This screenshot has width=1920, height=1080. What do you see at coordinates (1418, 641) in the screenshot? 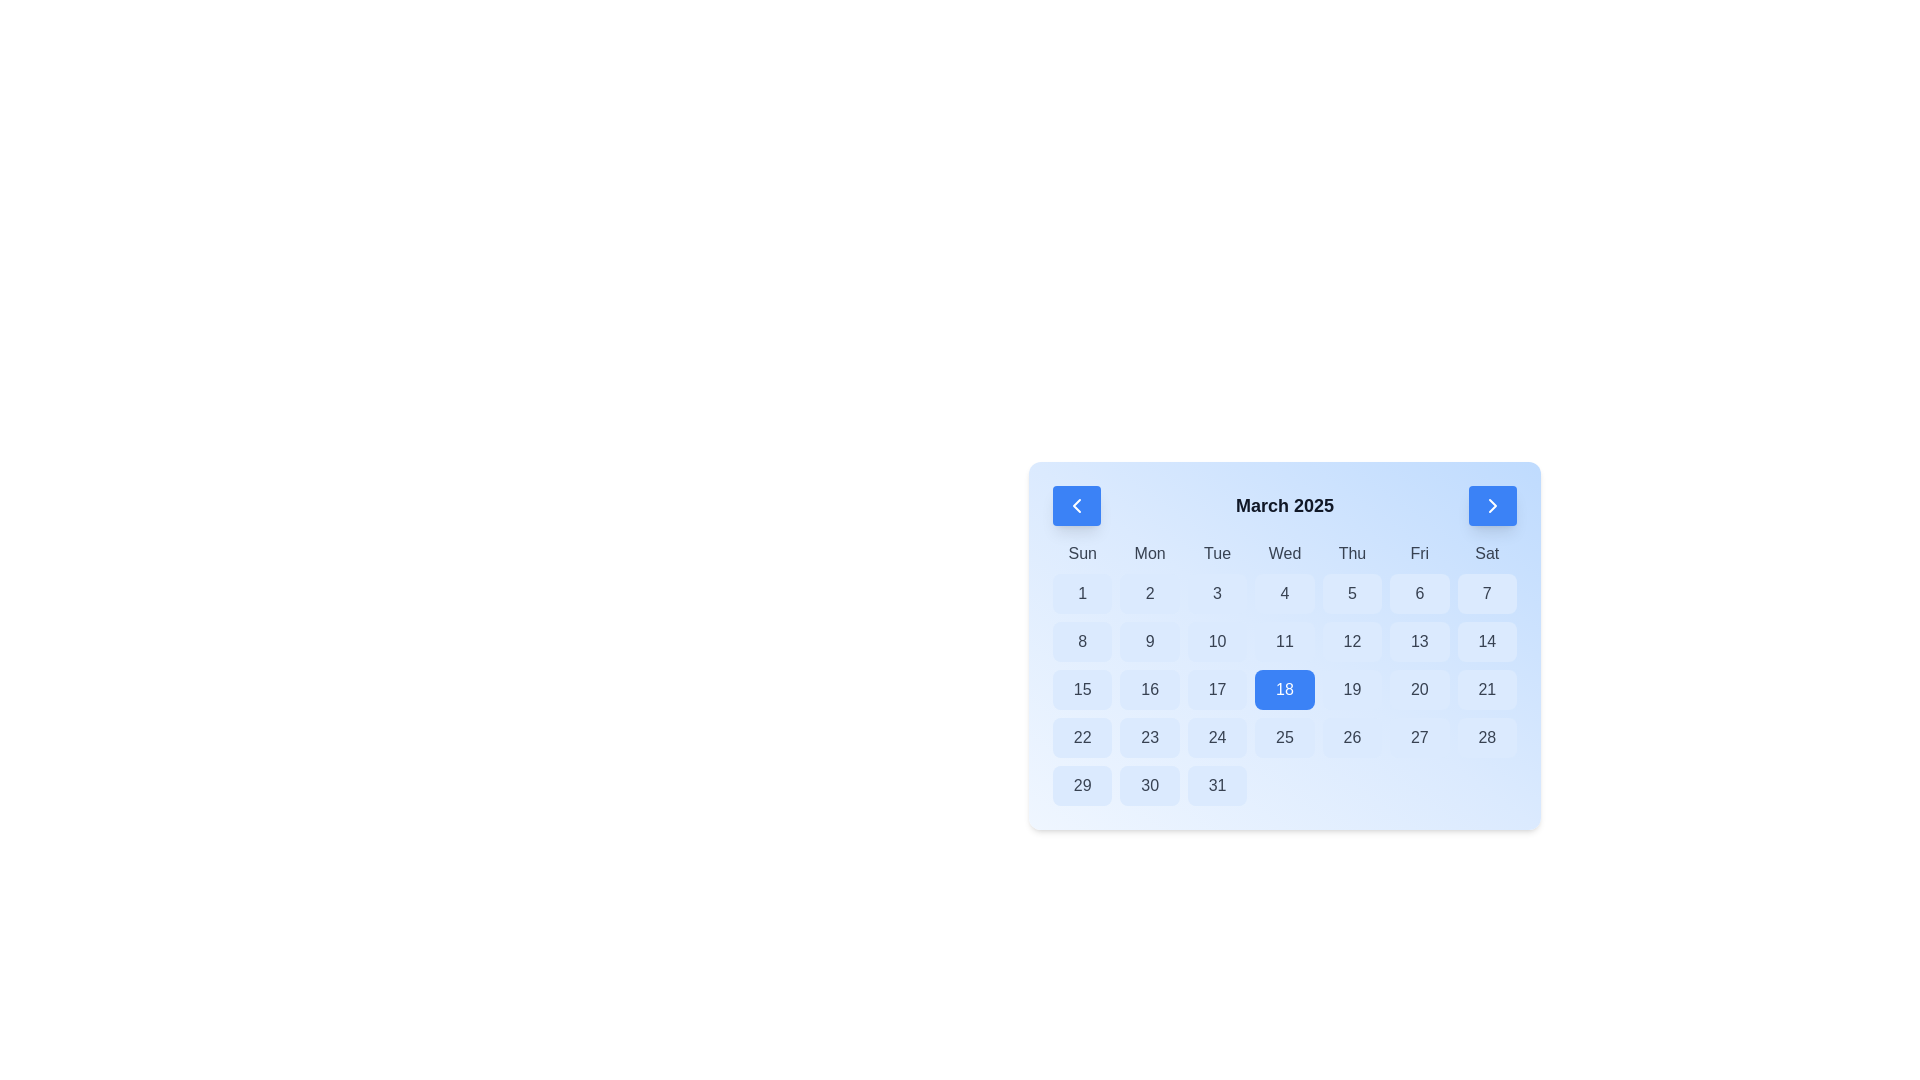
I see `the calendar date selection button for the 13th day of the month located under the label 'Fri'` at bounding box center [1418, 641].